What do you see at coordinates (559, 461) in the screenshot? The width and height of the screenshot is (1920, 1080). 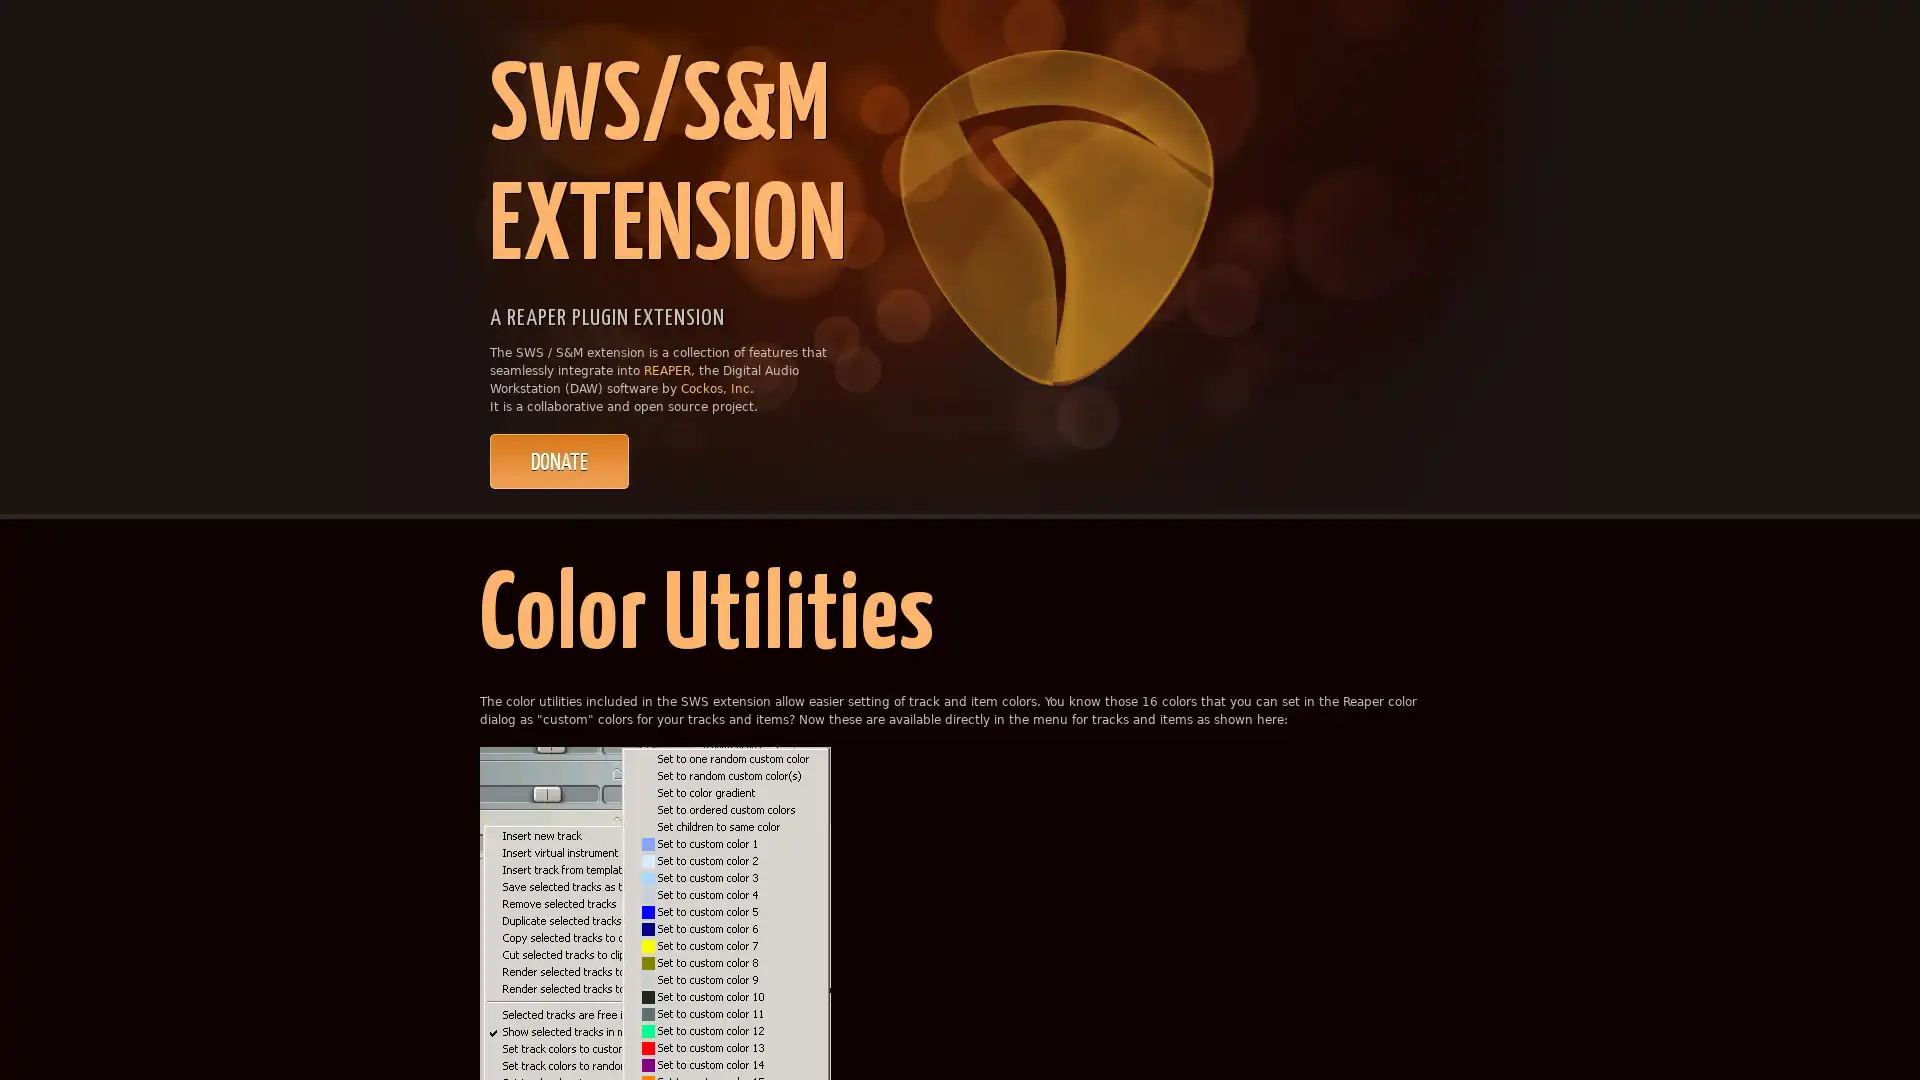 I see `PayPal` at bounding box center [559, 461].